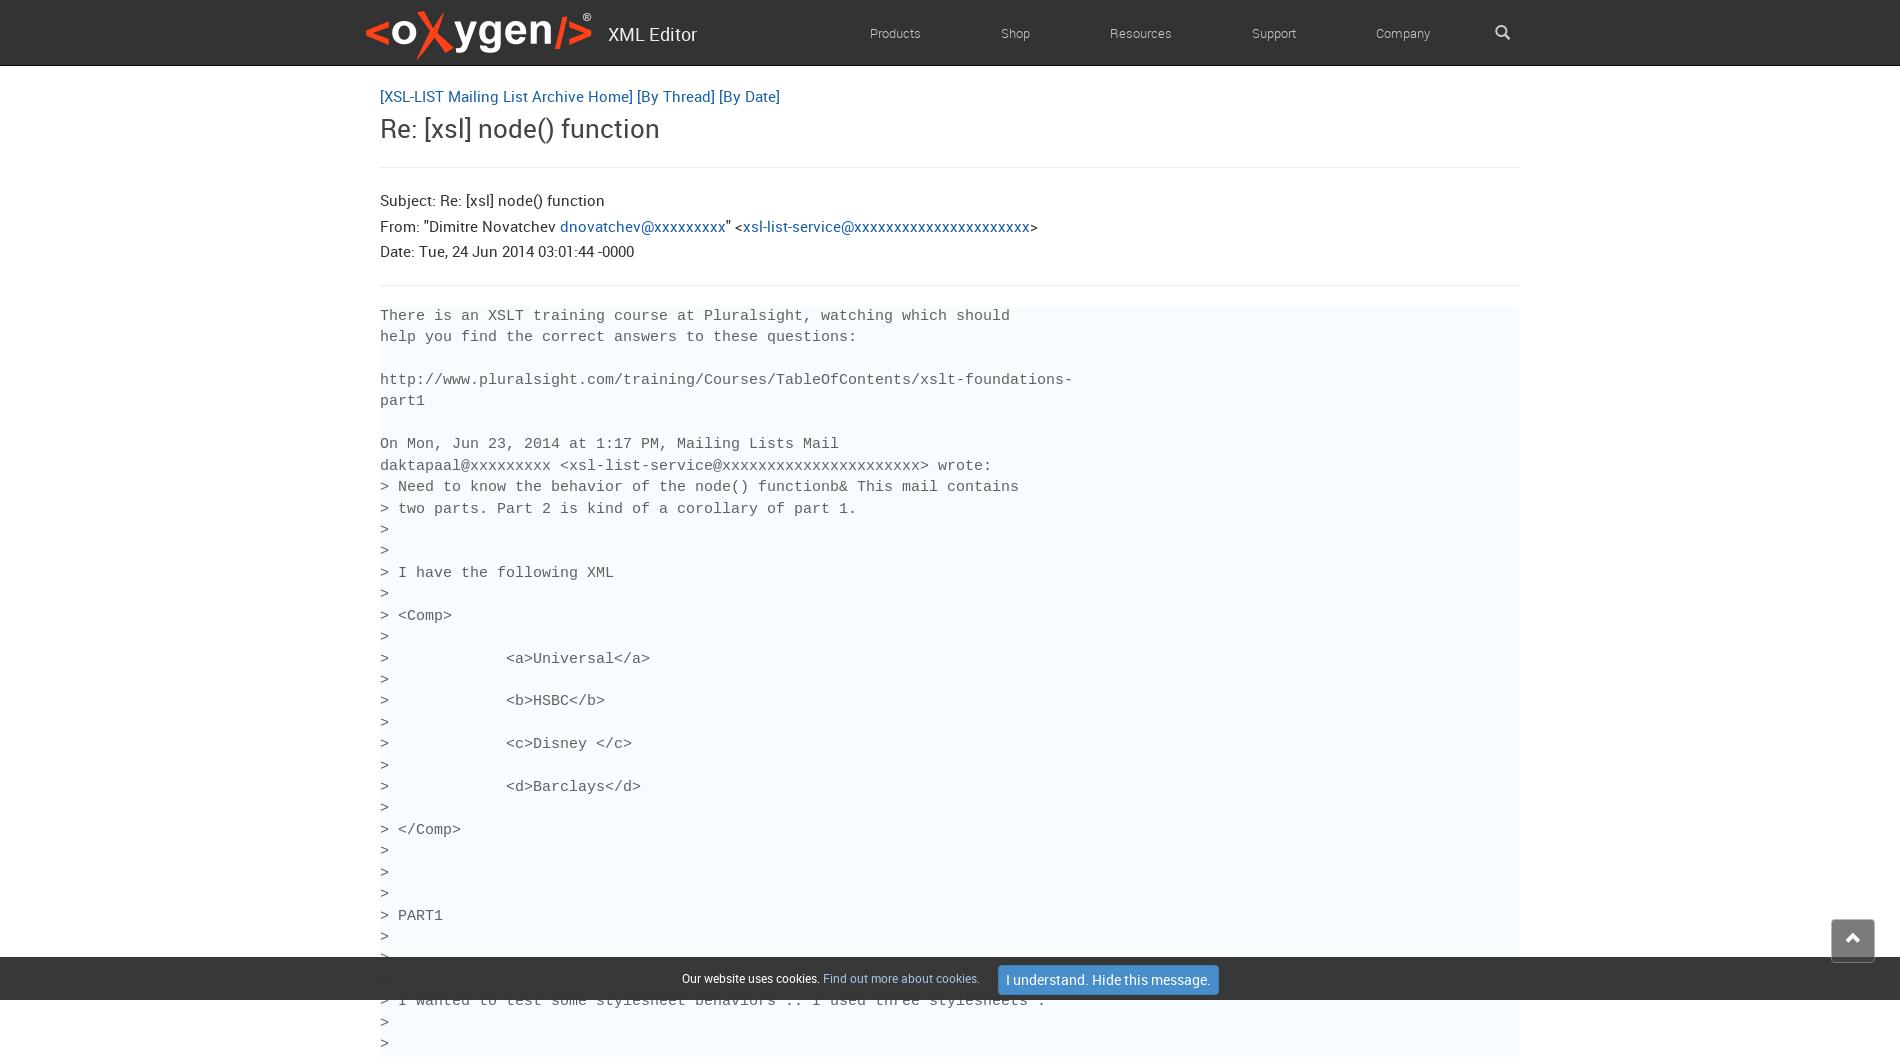  I want to click on 'Products', so click(894, 32).